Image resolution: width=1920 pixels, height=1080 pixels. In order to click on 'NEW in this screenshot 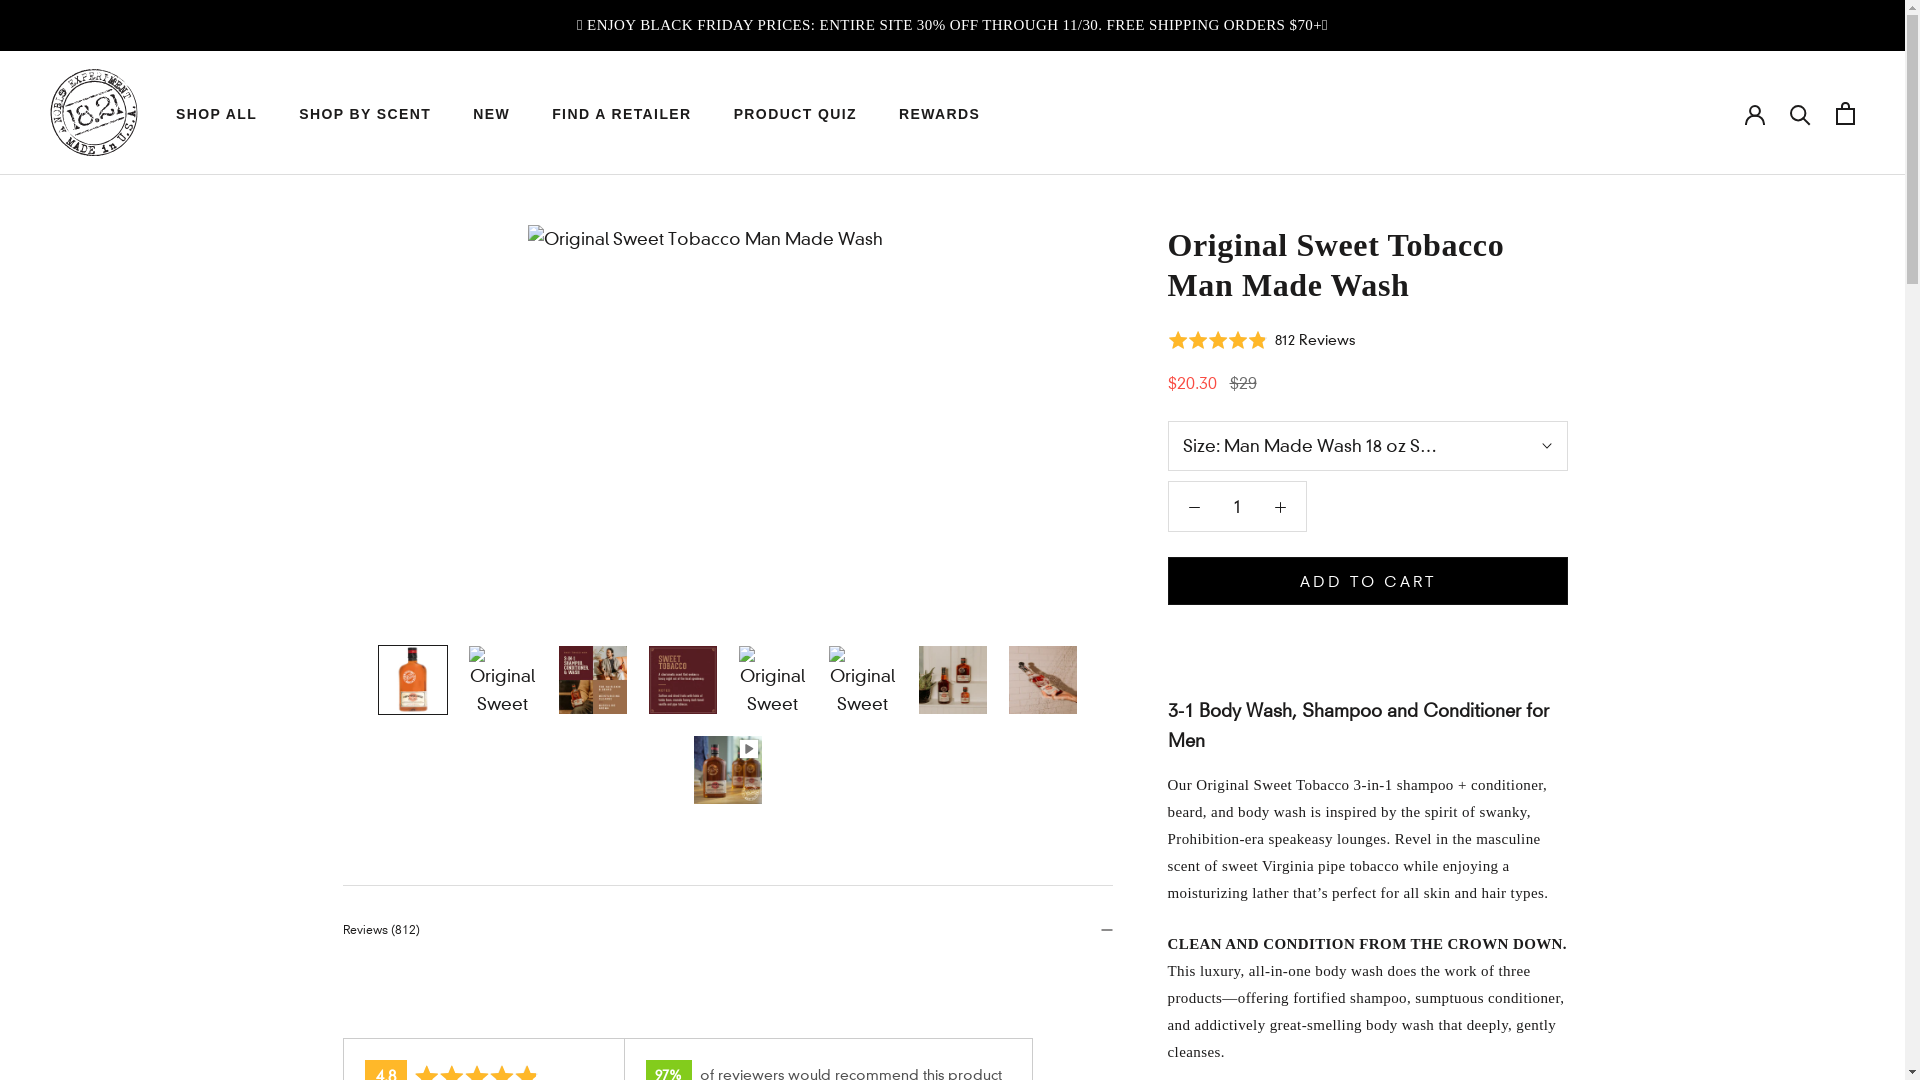, I will do `click(491, 114)`.